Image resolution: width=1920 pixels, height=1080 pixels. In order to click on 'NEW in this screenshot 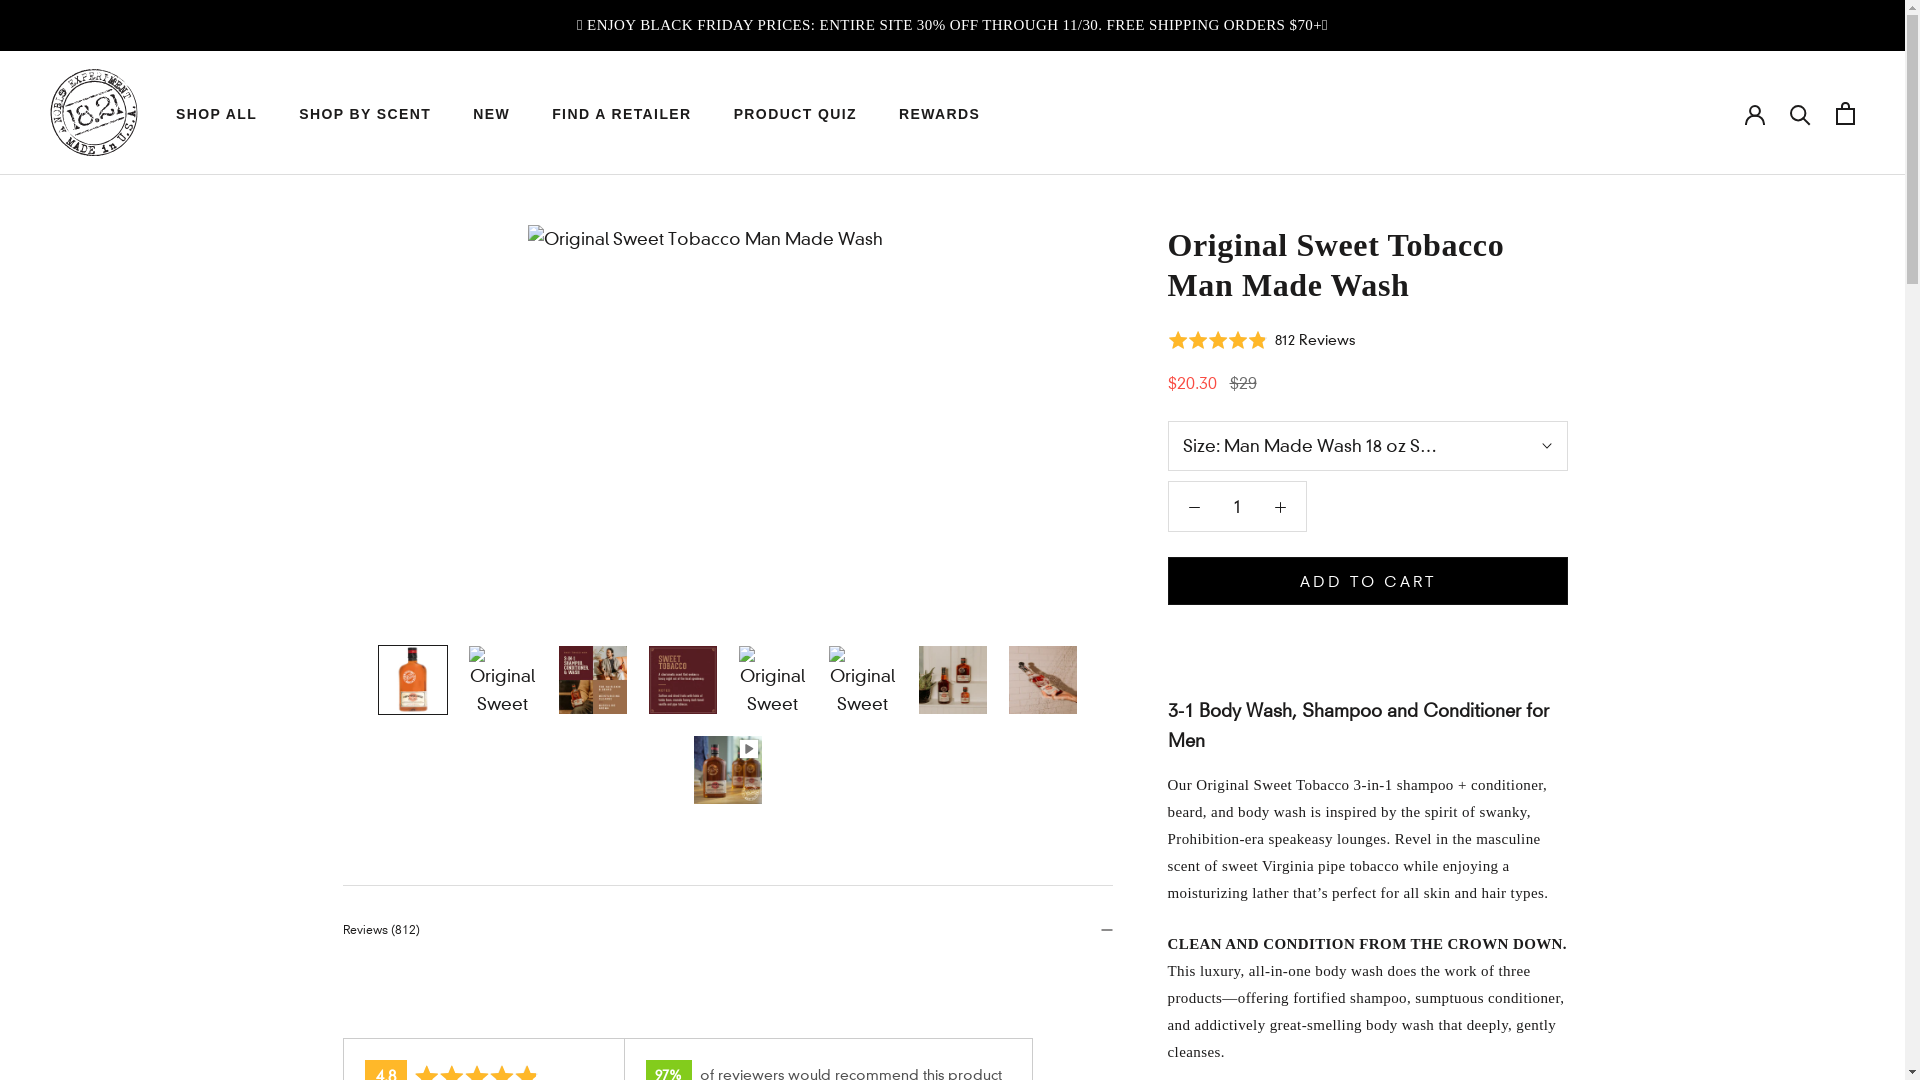, I will do `click(491, 114)`.